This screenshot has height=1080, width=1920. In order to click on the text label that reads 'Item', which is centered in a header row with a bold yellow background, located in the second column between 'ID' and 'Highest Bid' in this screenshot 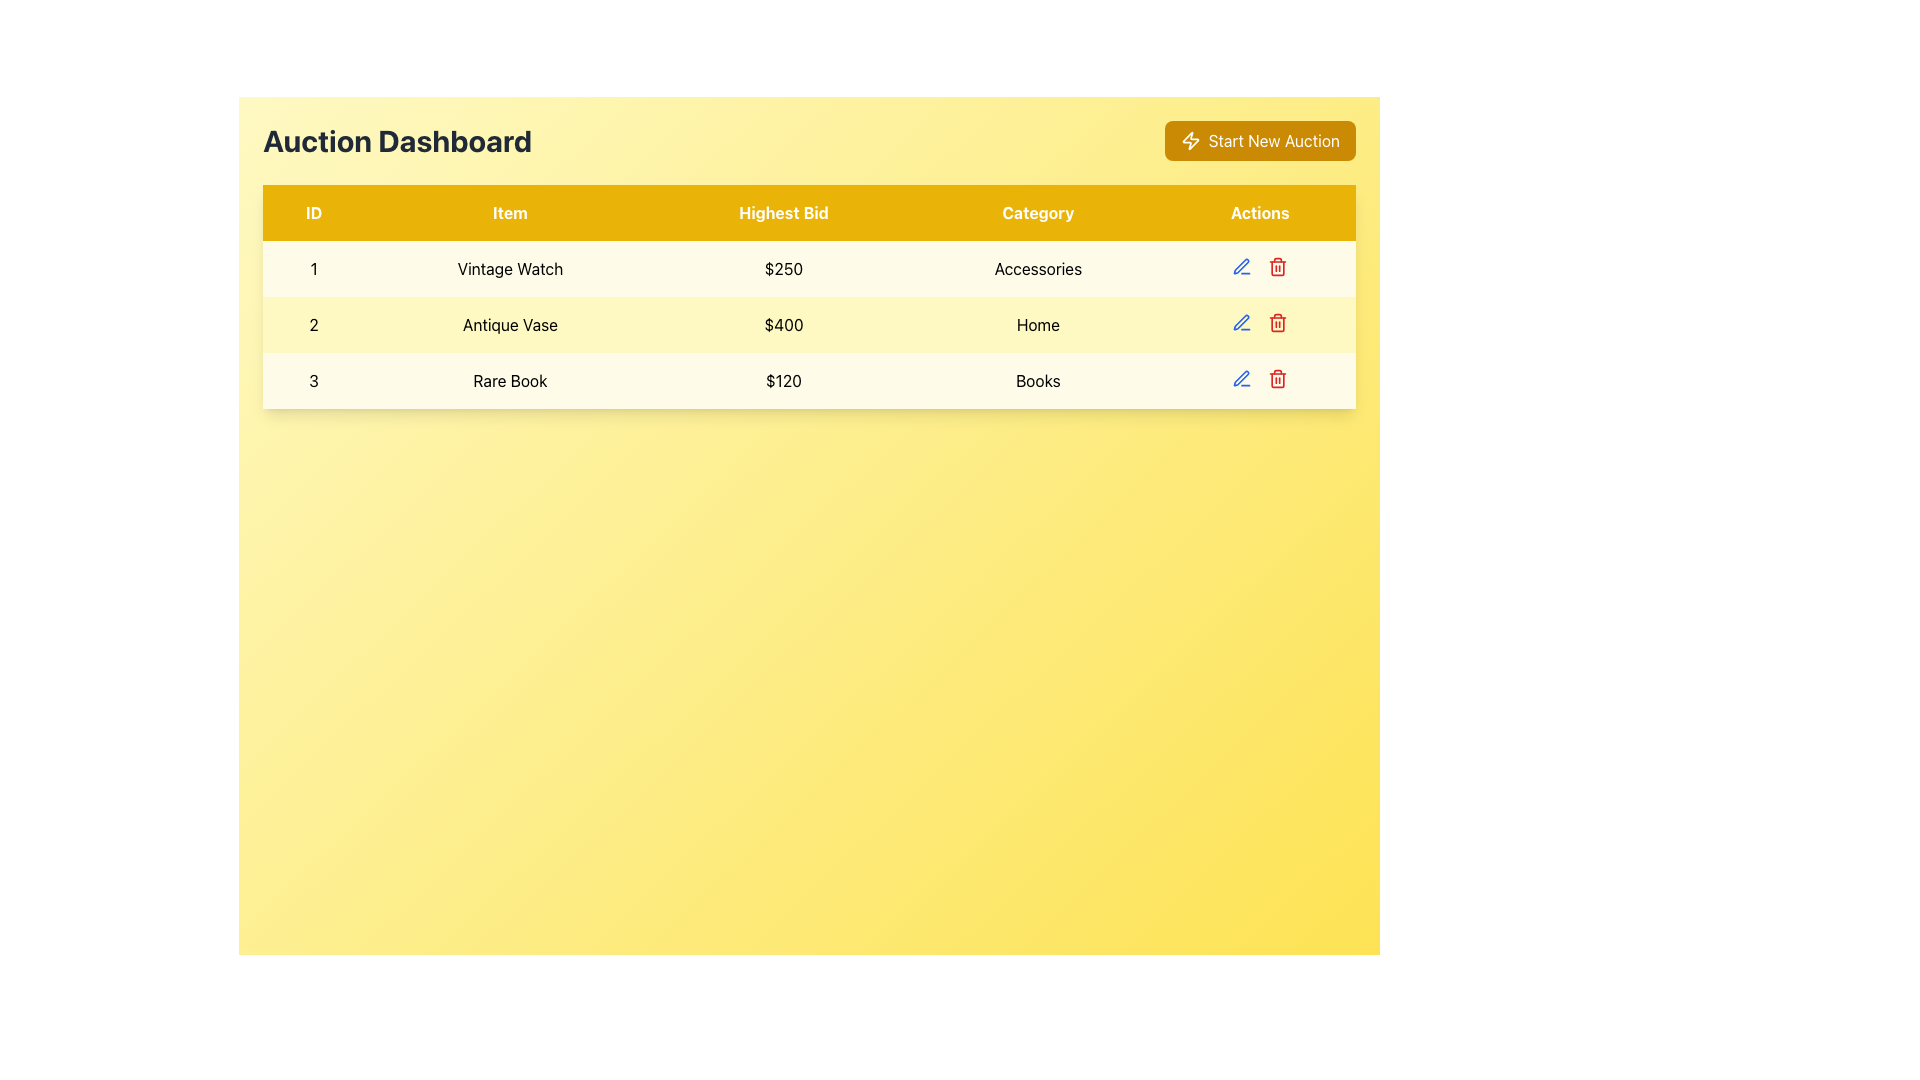, I will do `click(510, 212)`.